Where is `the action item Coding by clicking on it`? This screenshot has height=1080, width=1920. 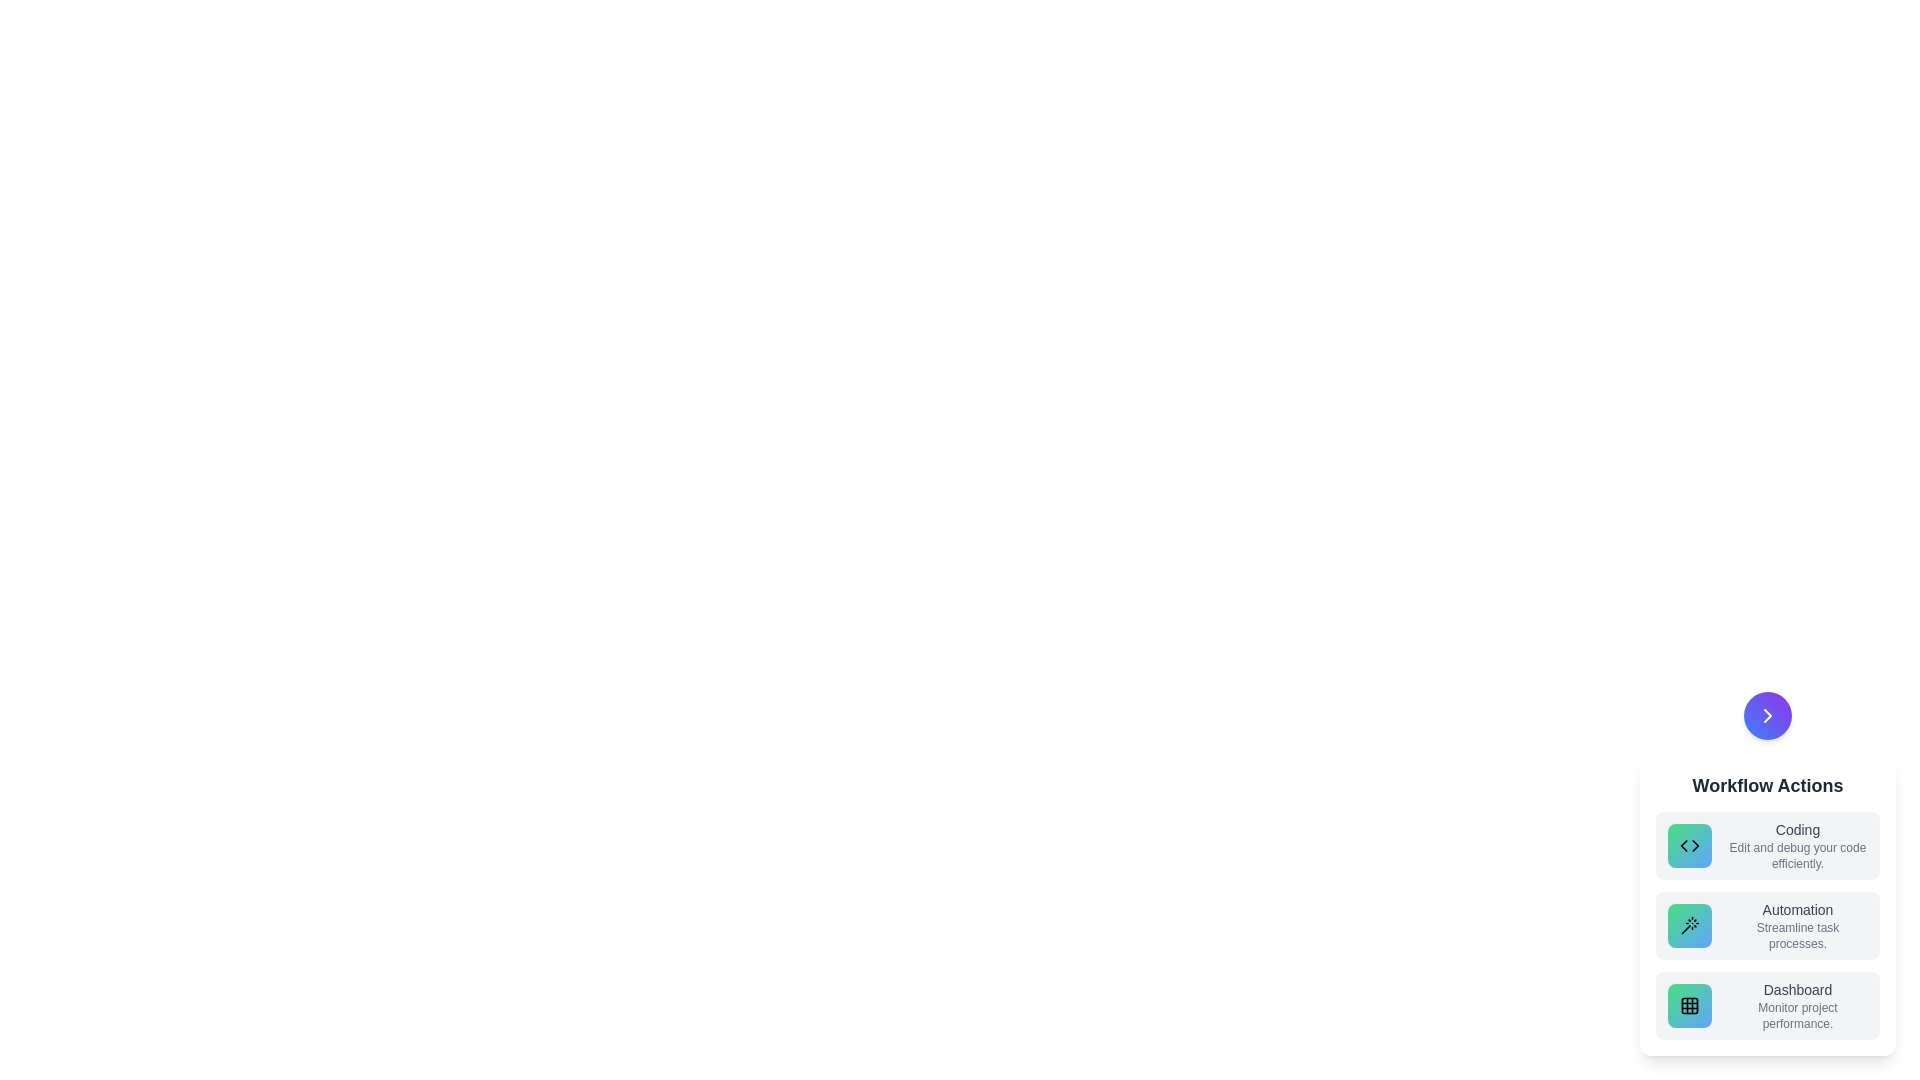
the action item Coding by clicking on it is located at coordinates (1767, 845).